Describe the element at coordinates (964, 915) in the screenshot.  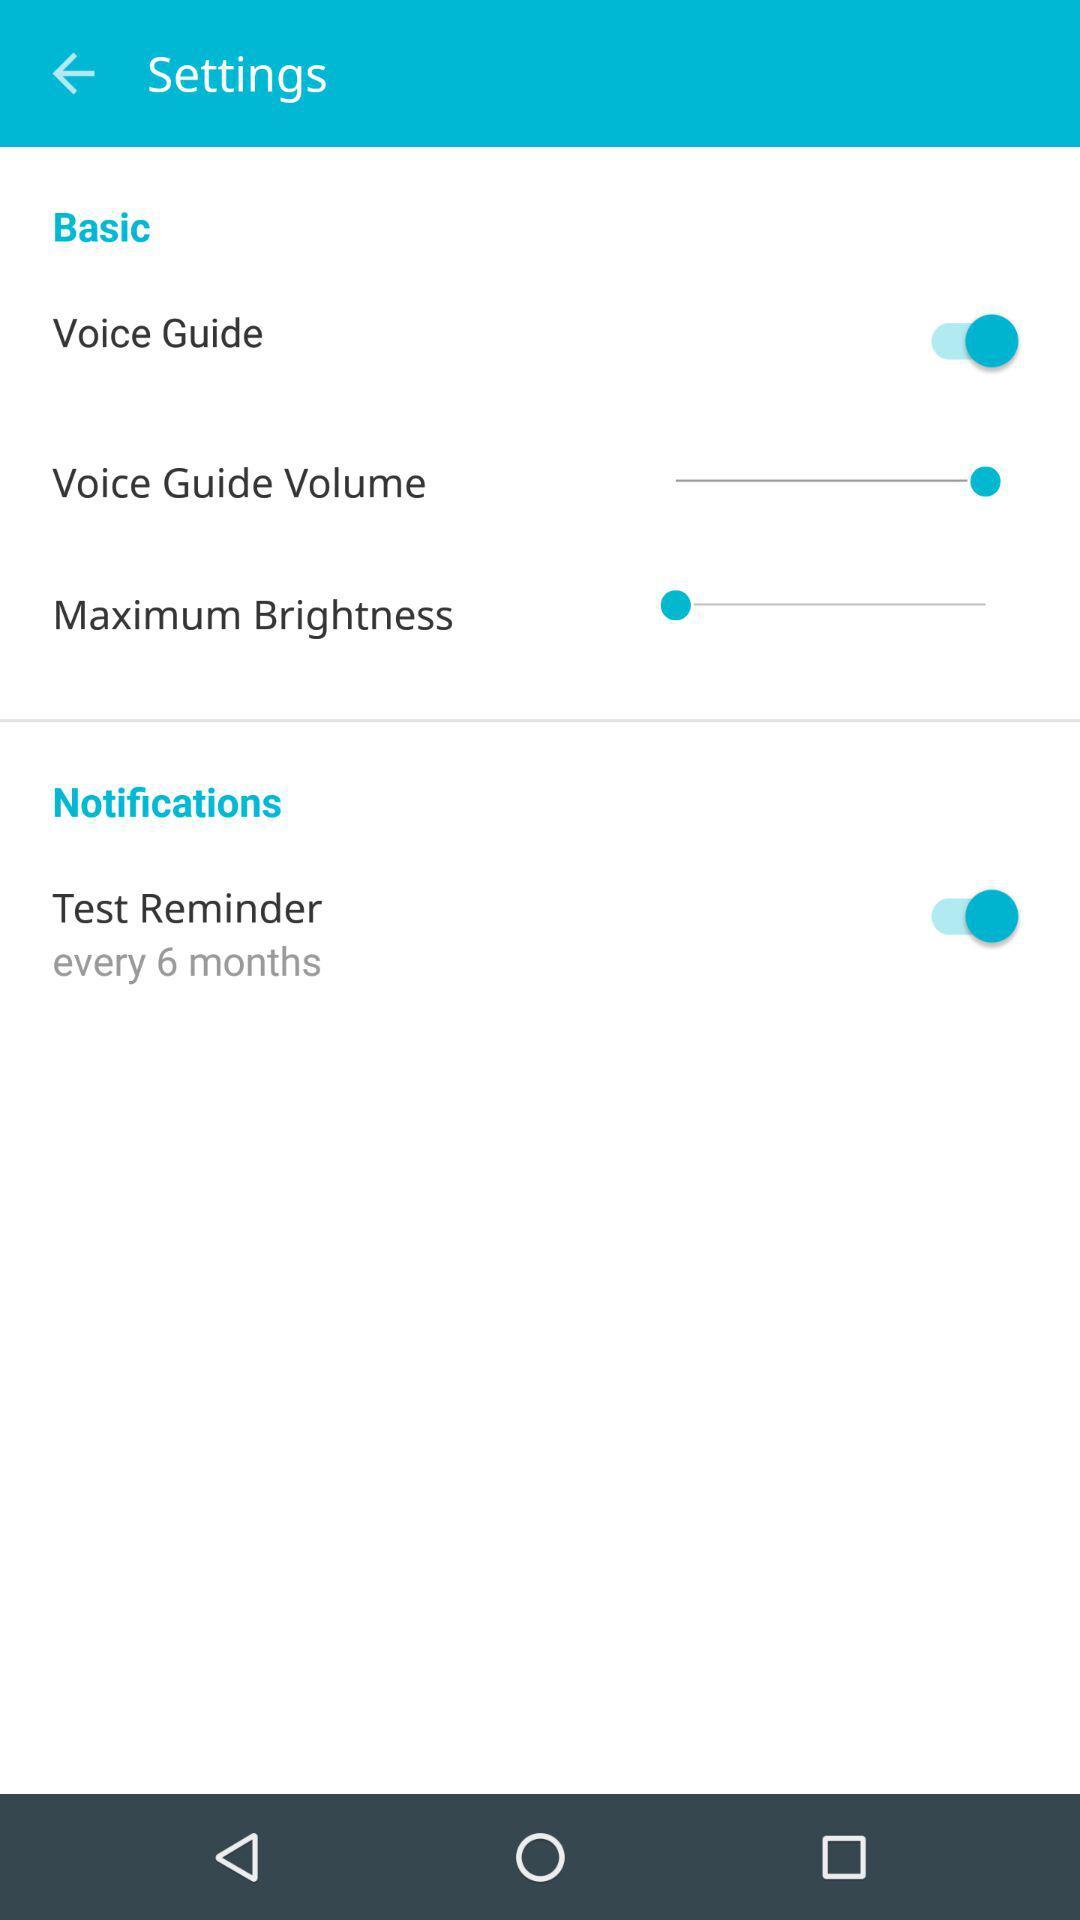
I see `the notification area describe the test reminder in every 6 months before that we have to toggle` at that location.